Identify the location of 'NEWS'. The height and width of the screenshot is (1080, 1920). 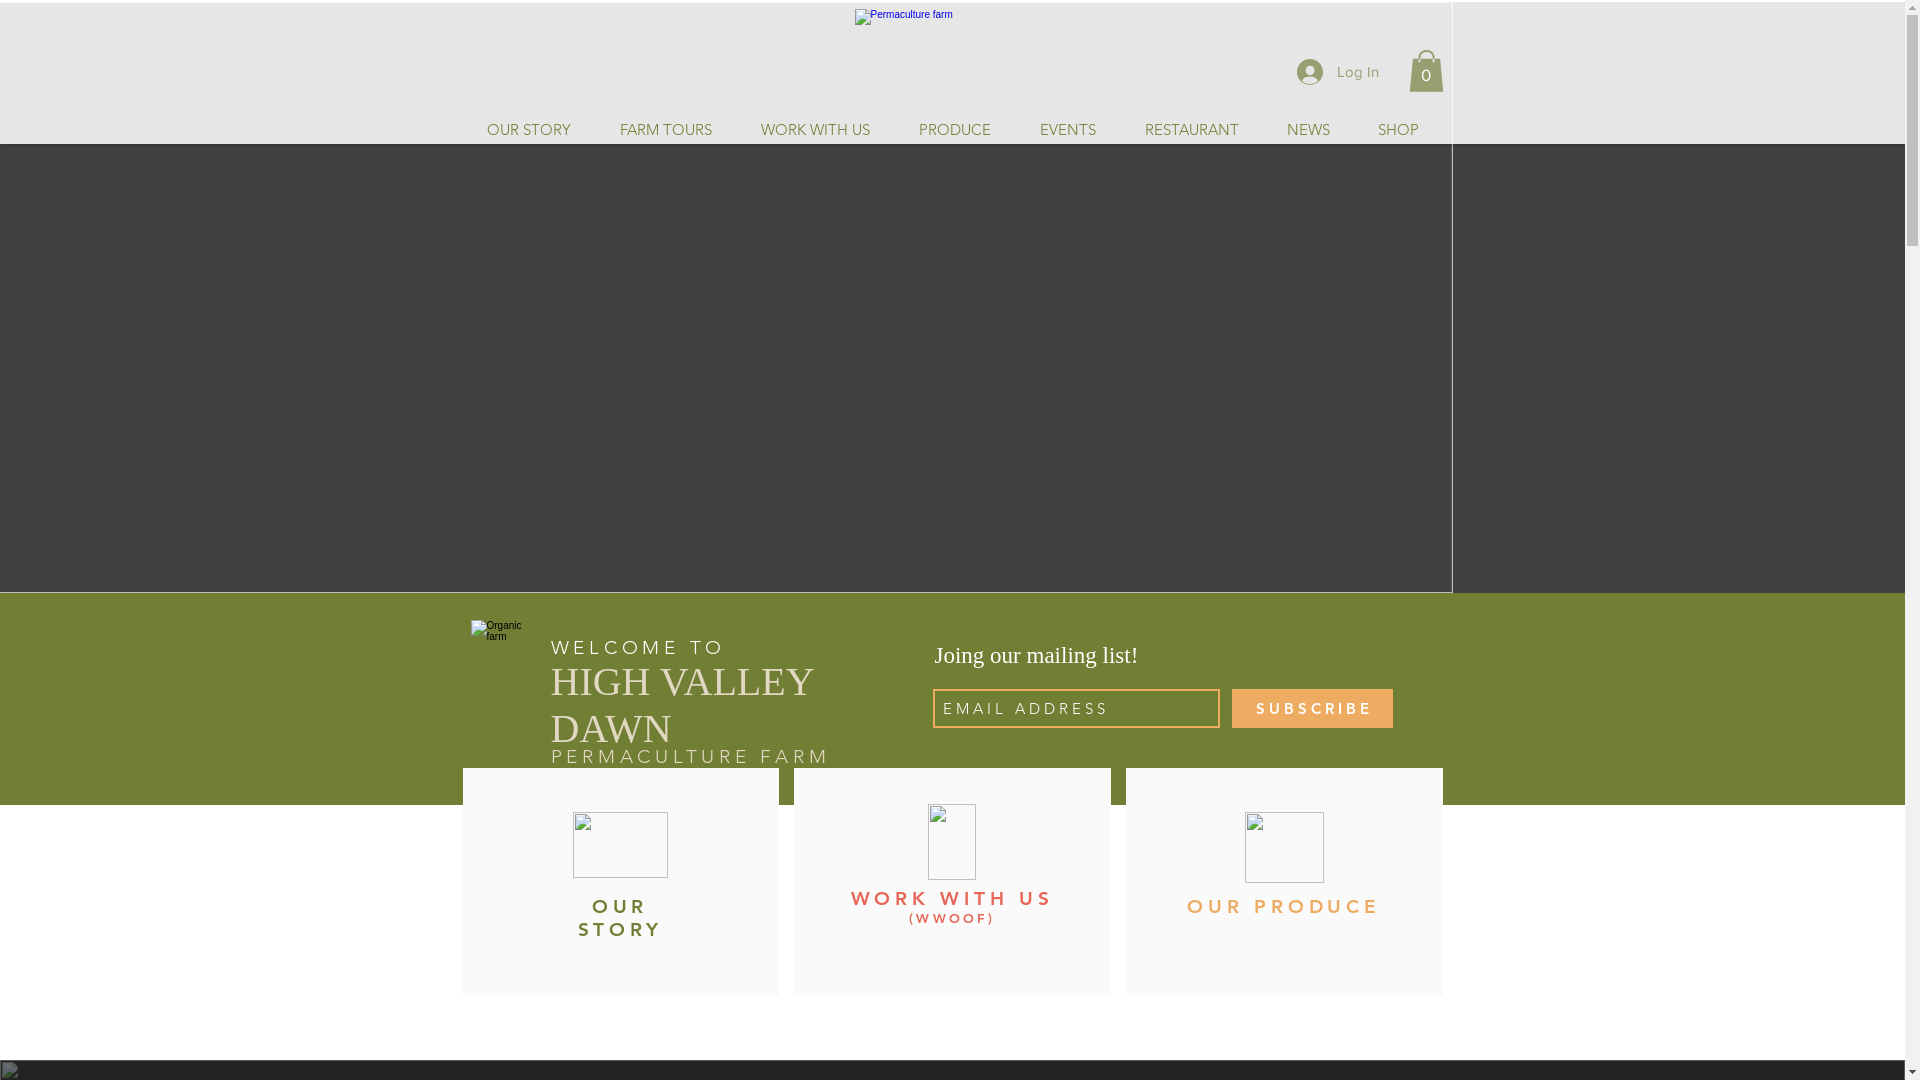
(1307, 130).